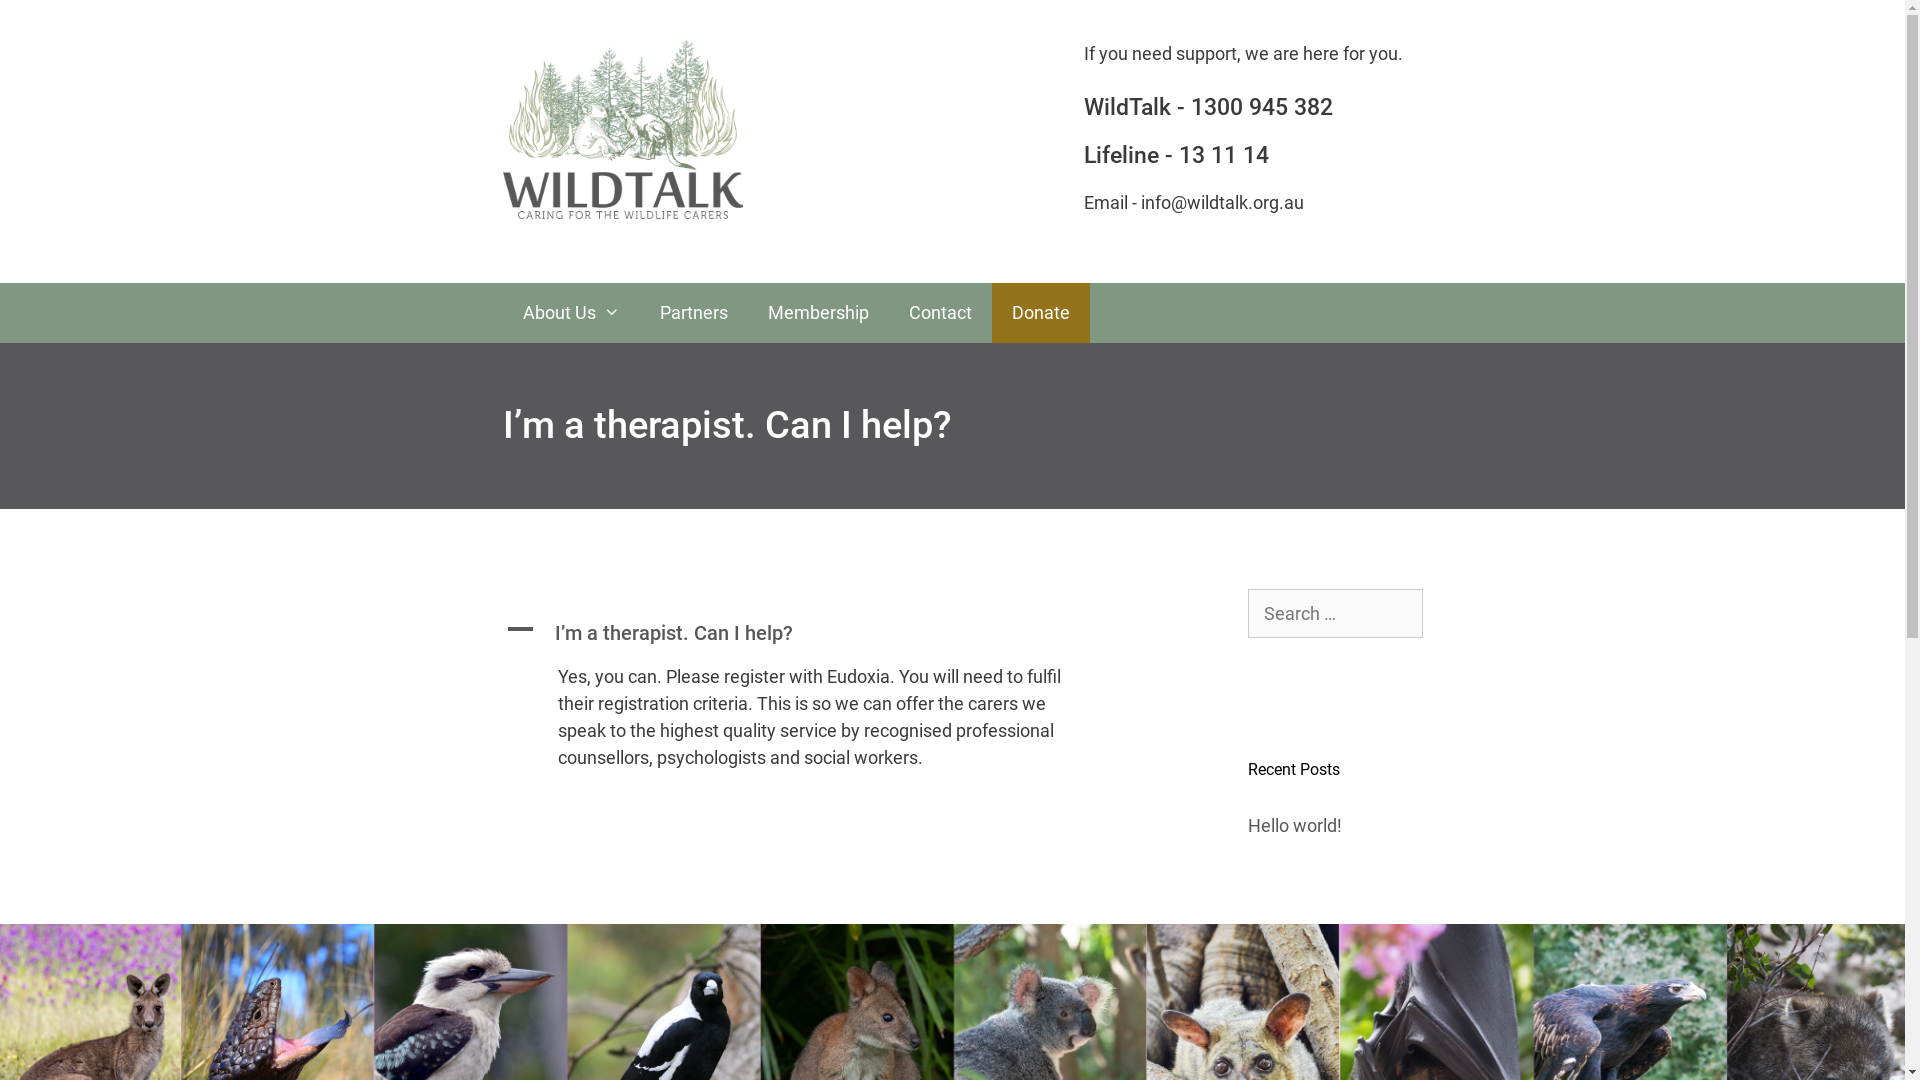 This screenshot has width=1920, height=1080. I want to click on 'Contact', so click(939, 312).